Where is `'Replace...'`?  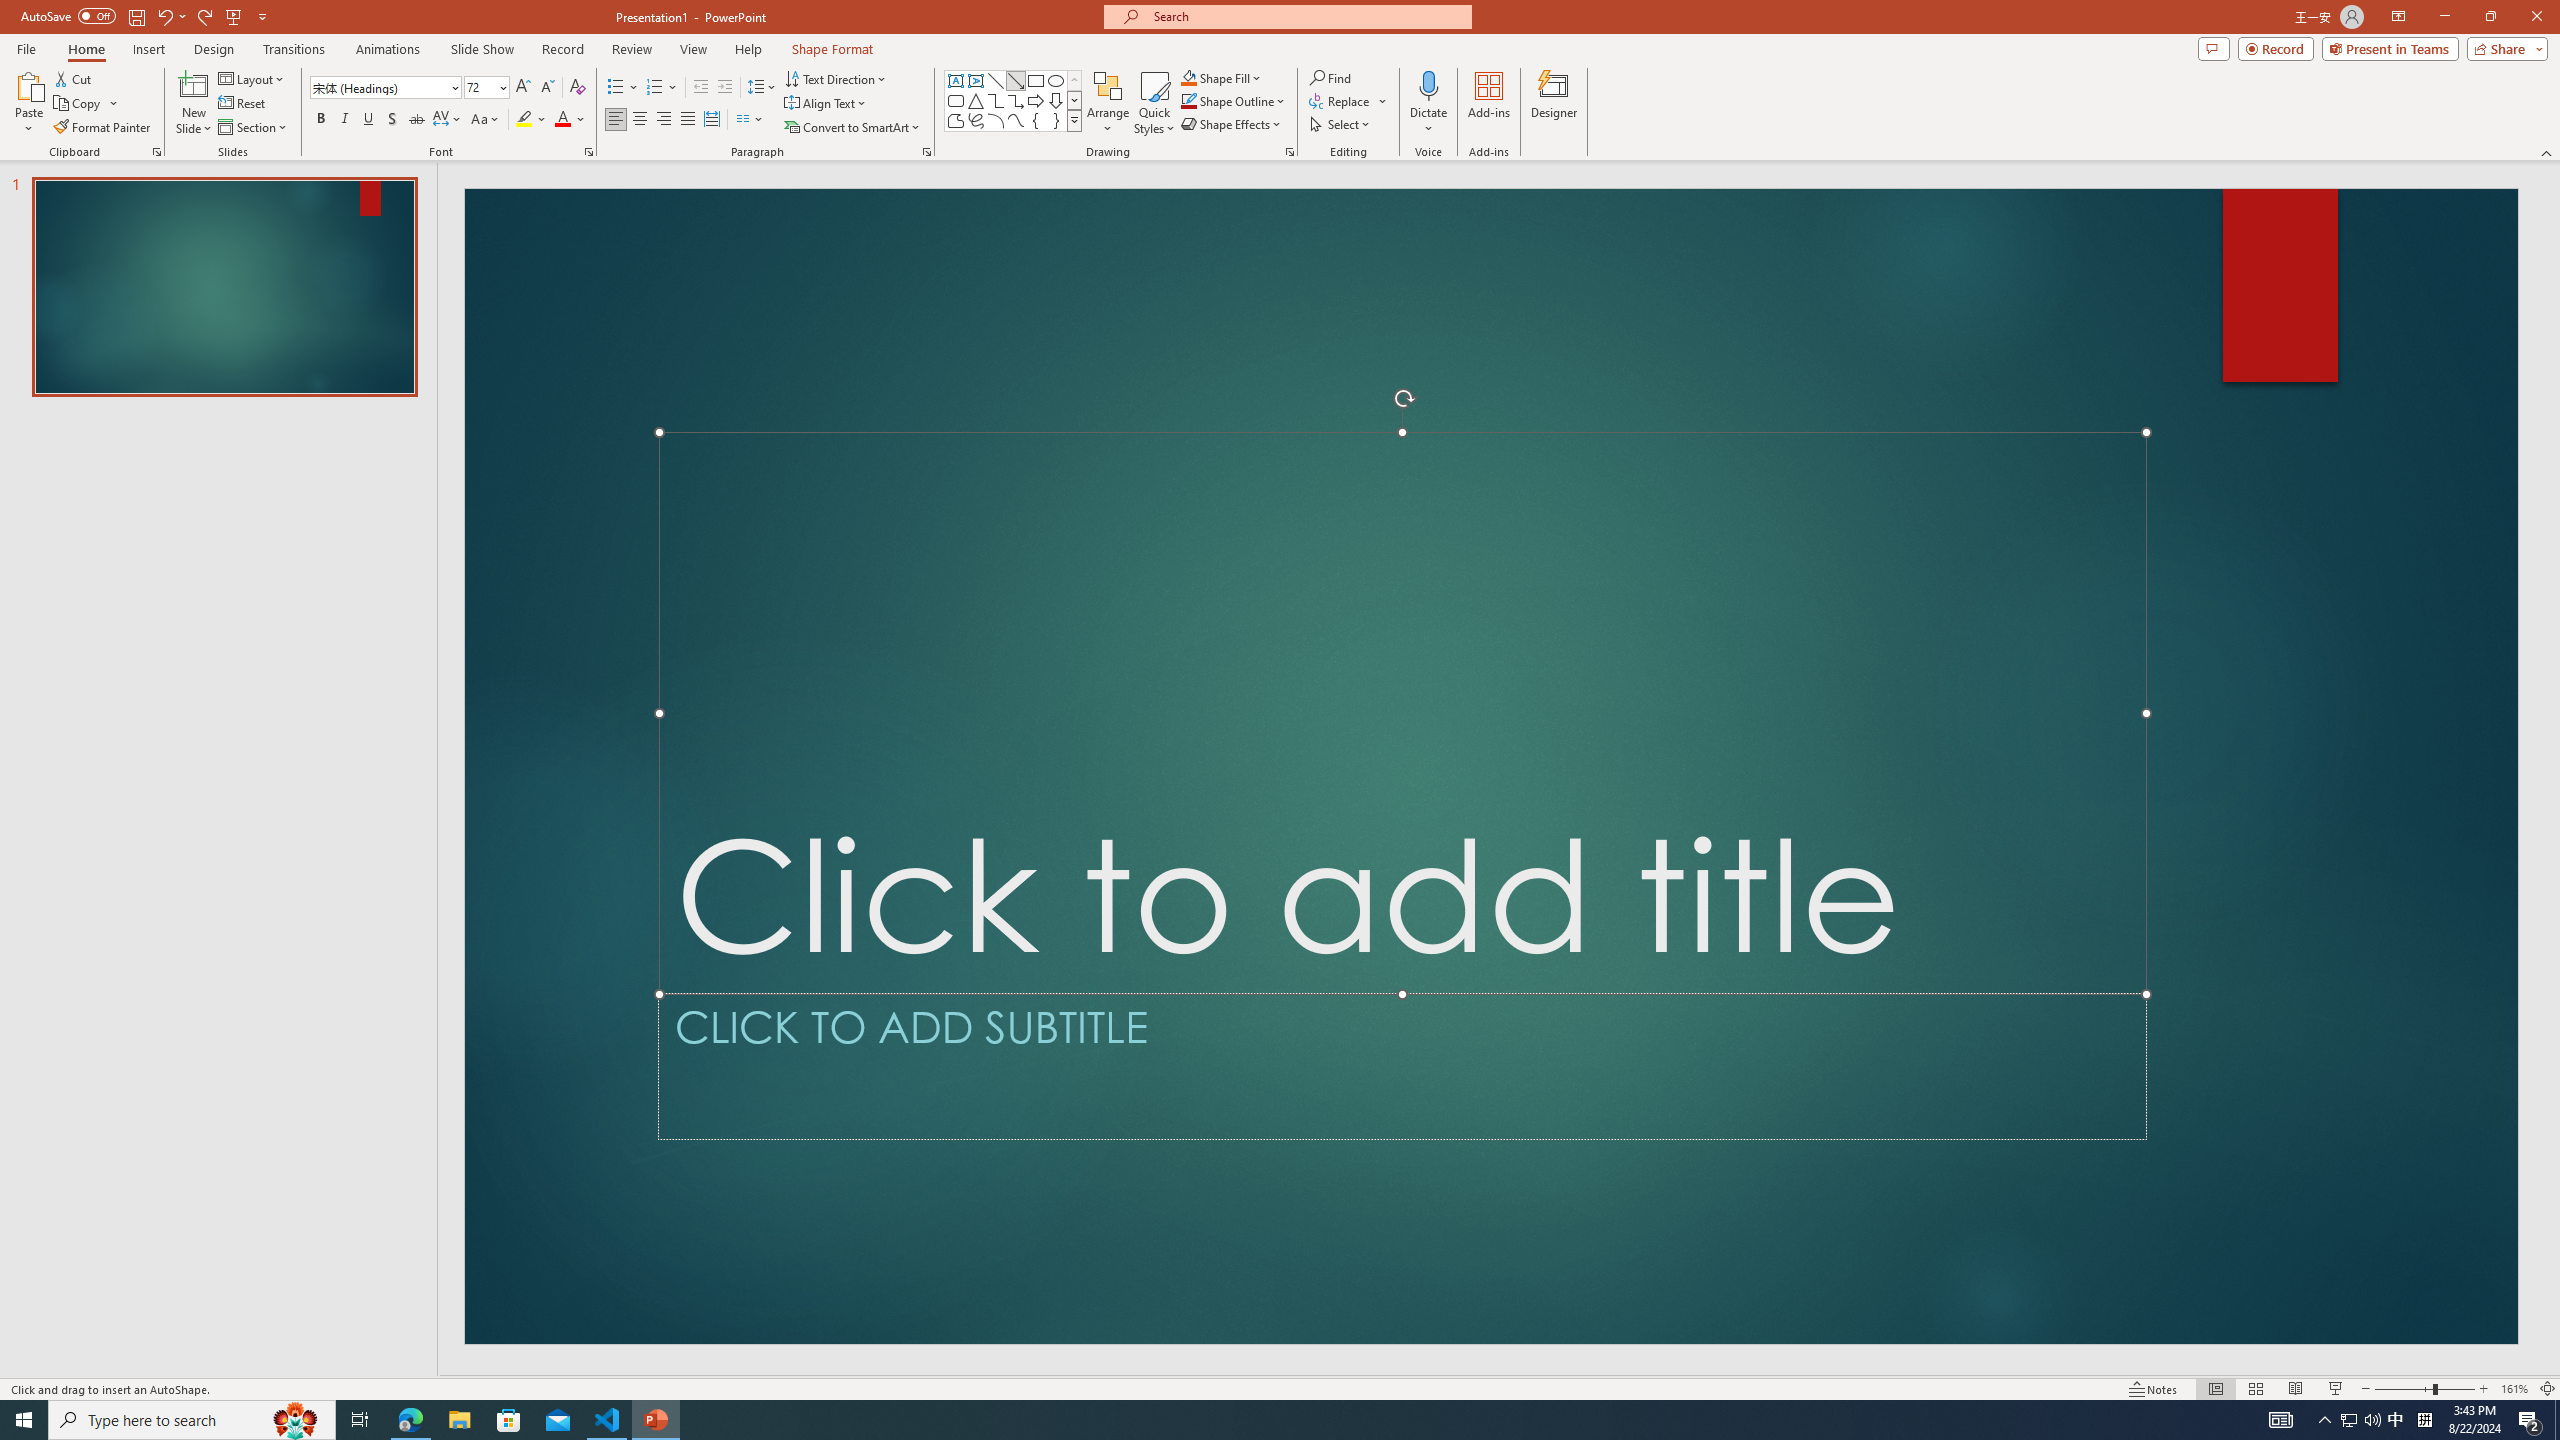 'Replace...' is located at coordinates (1349, 99).